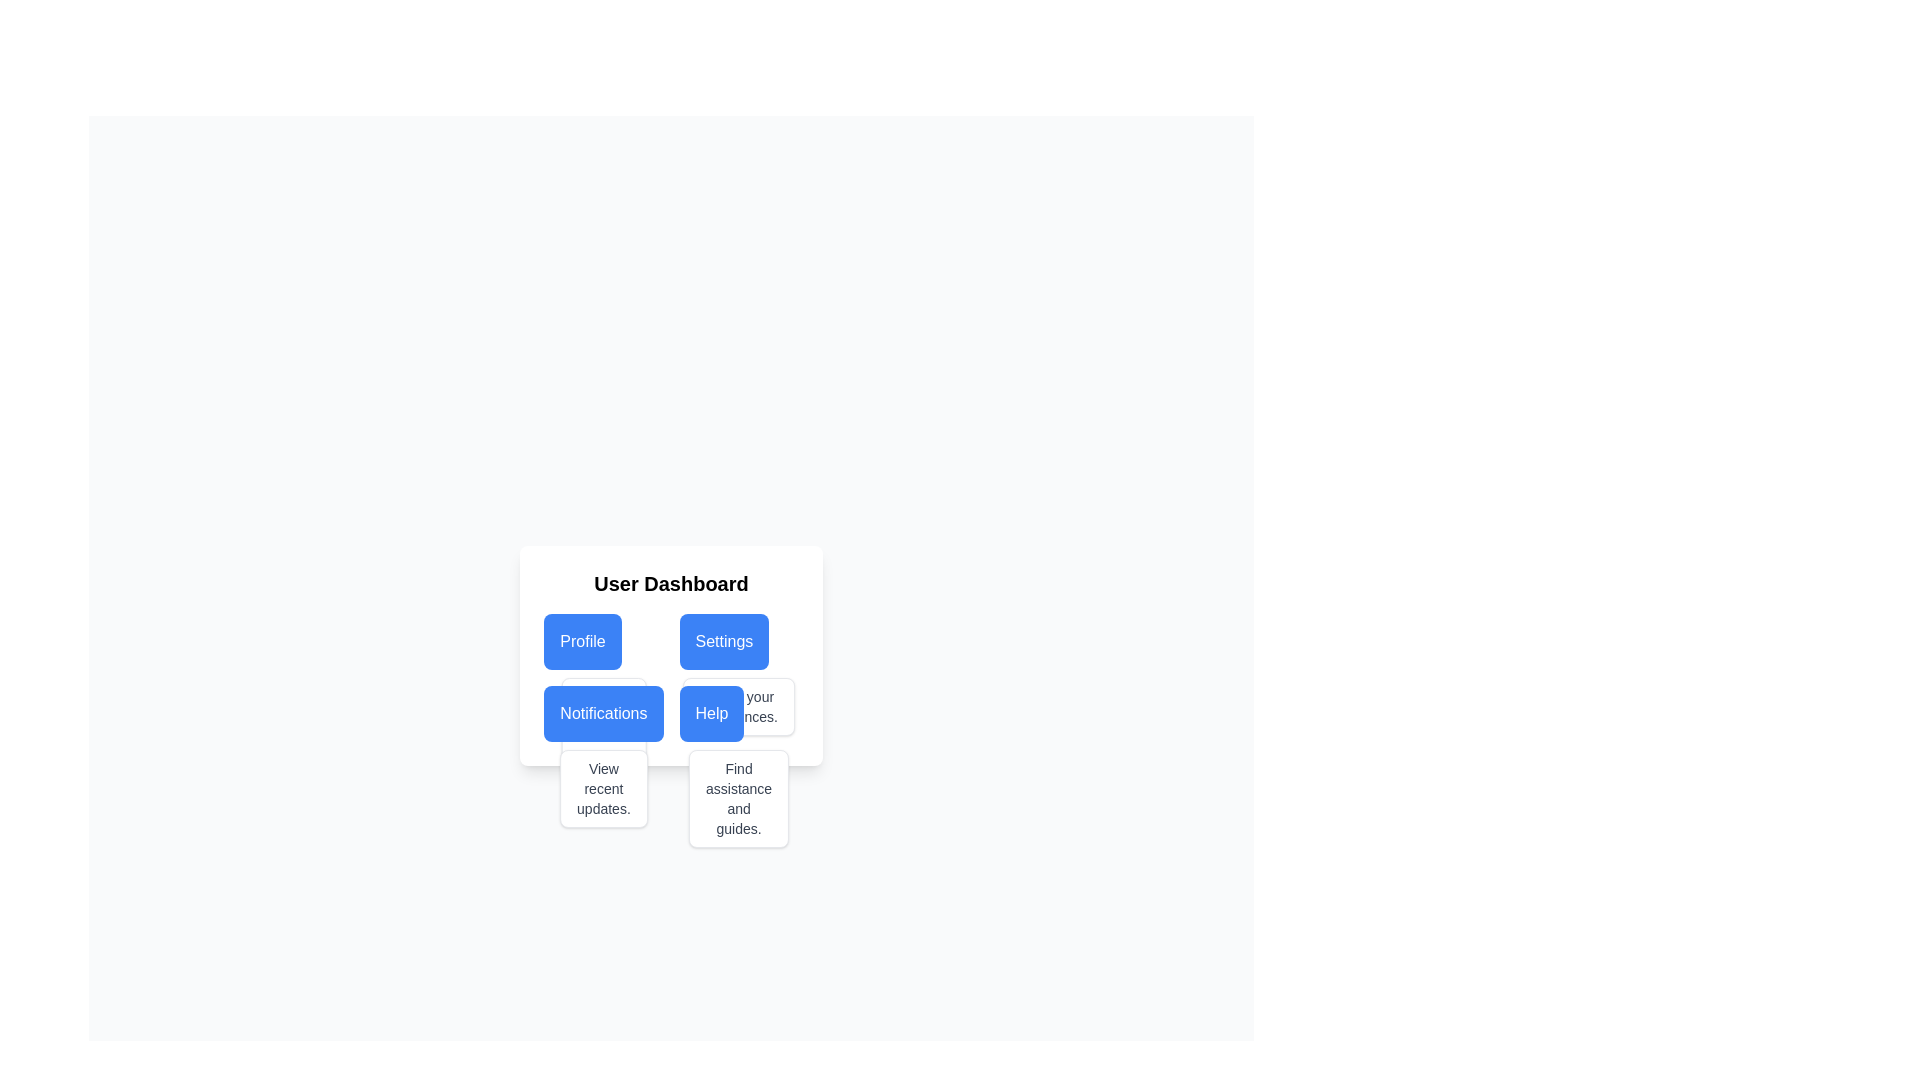 Image resolution: width=1920 pixels, height=1080 pixels. What do you see at coordinates (738, 712) in the screenshot?
I see `the help button located in the grid layout below the 'User Dashboard' header` at bounding box center [738, 712].